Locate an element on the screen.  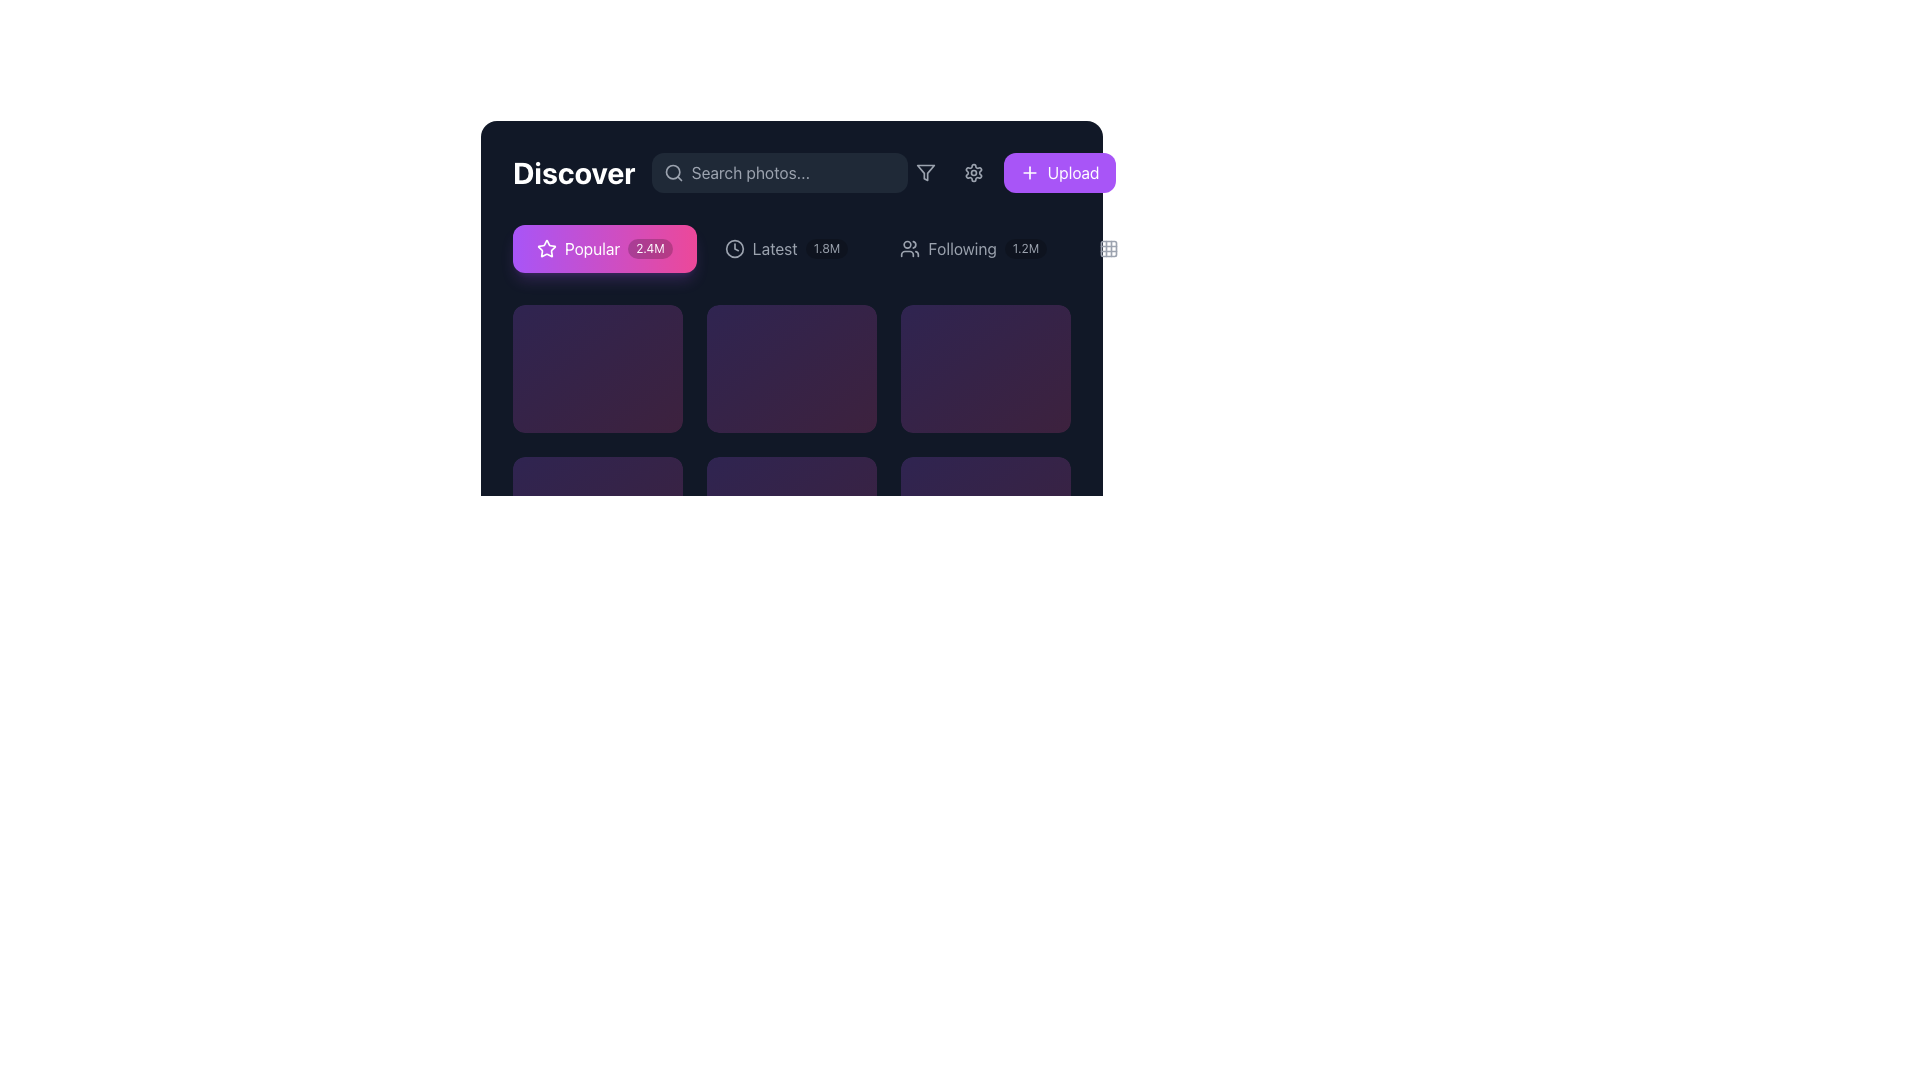
the circular icon representing a clock in the top navigation area of the interface is located at coordinates (733, 248).